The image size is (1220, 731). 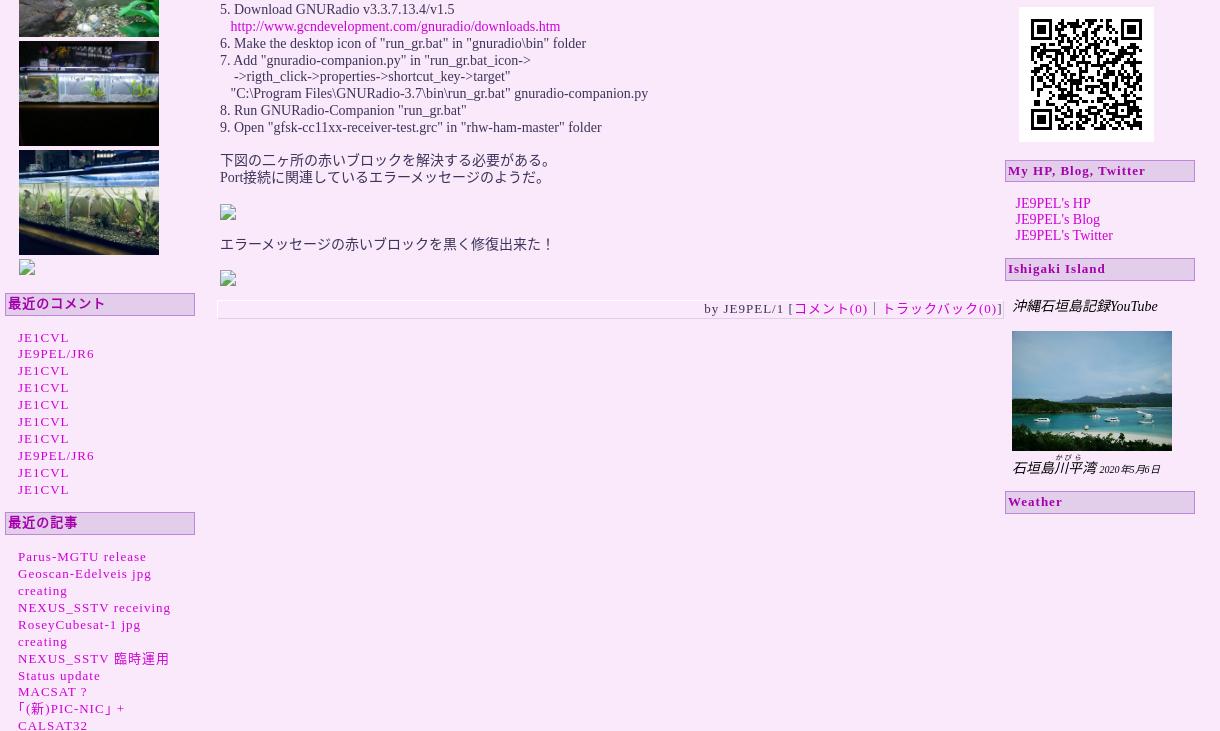 What do you see at coordinates (1014, 203) in the screenshot?
I see `'JE9PEL's HP'` at bounding box center [1014, 203].